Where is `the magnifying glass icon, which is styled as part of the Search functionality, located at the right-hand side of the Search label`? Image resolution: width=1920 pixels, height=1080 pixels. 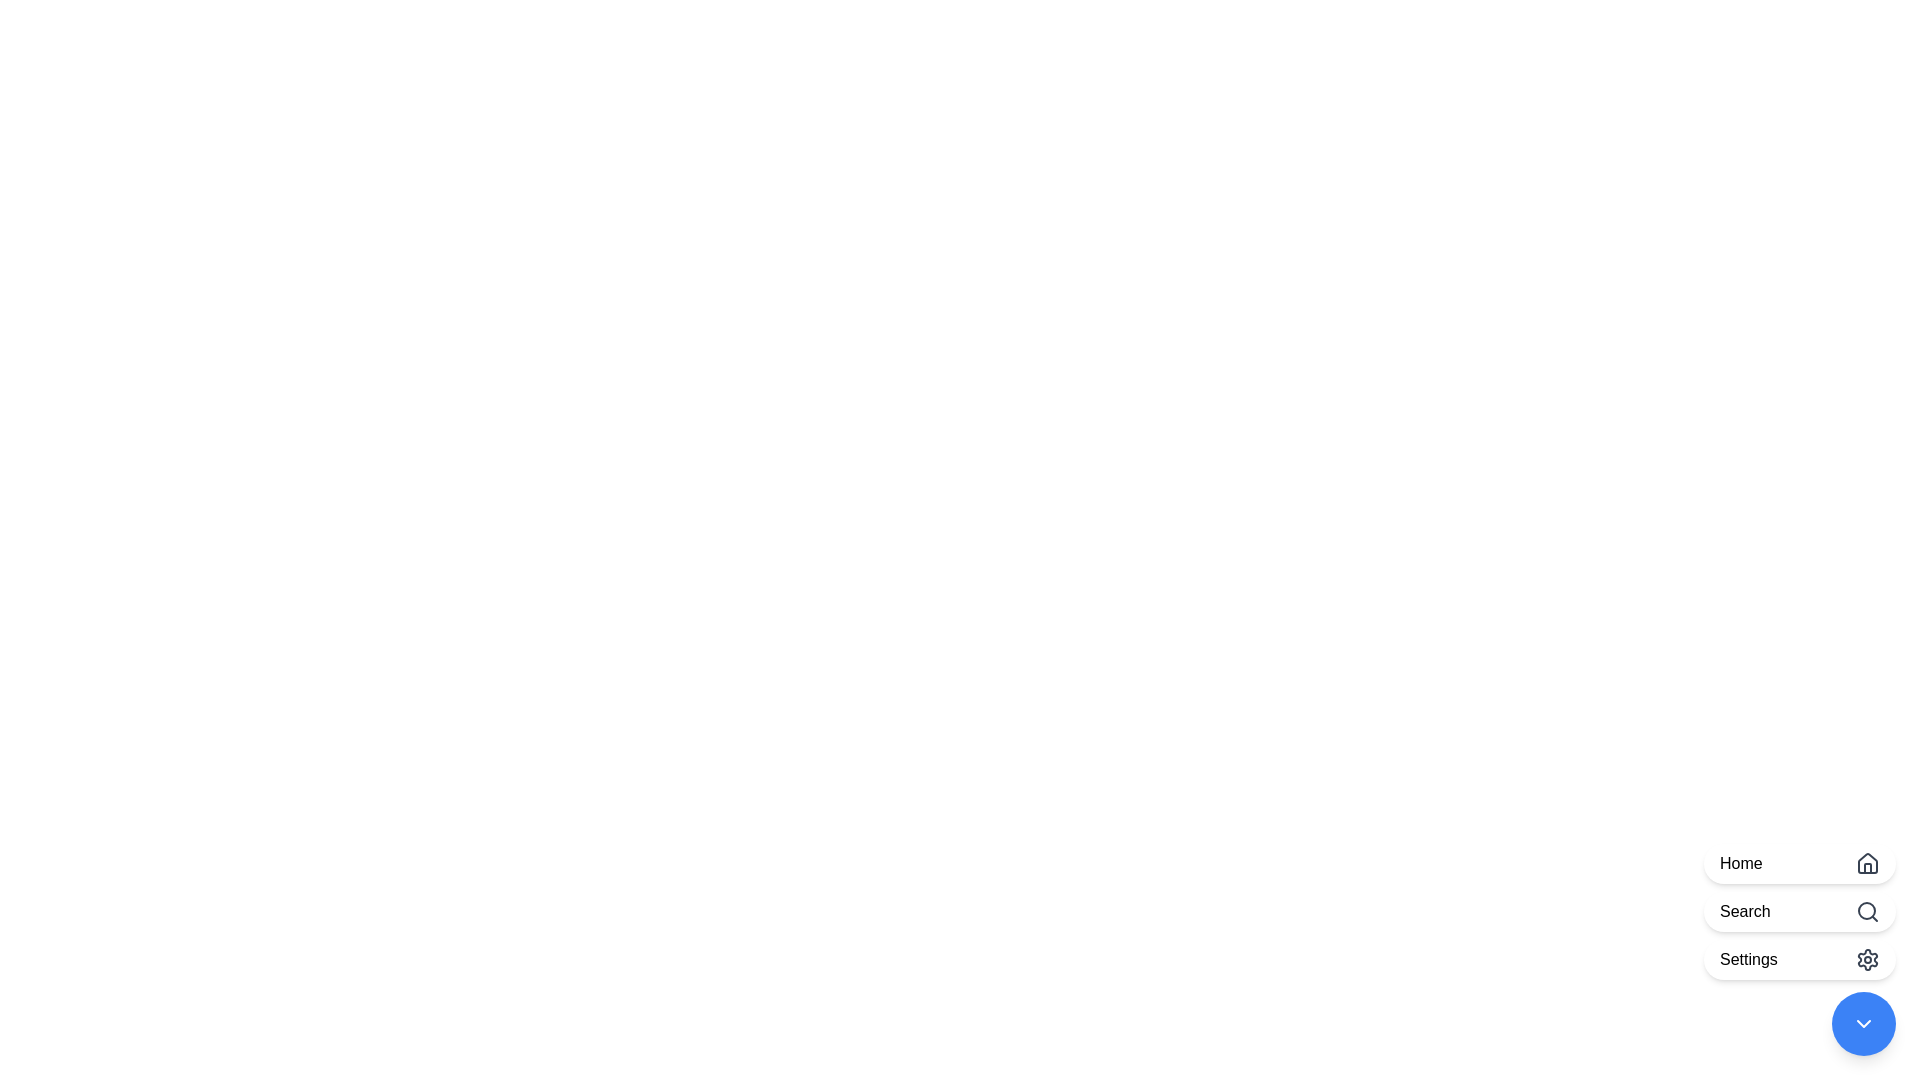 the magnifying glass icon, which is styled as part of the Search functionality, located at the right-hand side of the Search label is located at coordinates (1866, 911).